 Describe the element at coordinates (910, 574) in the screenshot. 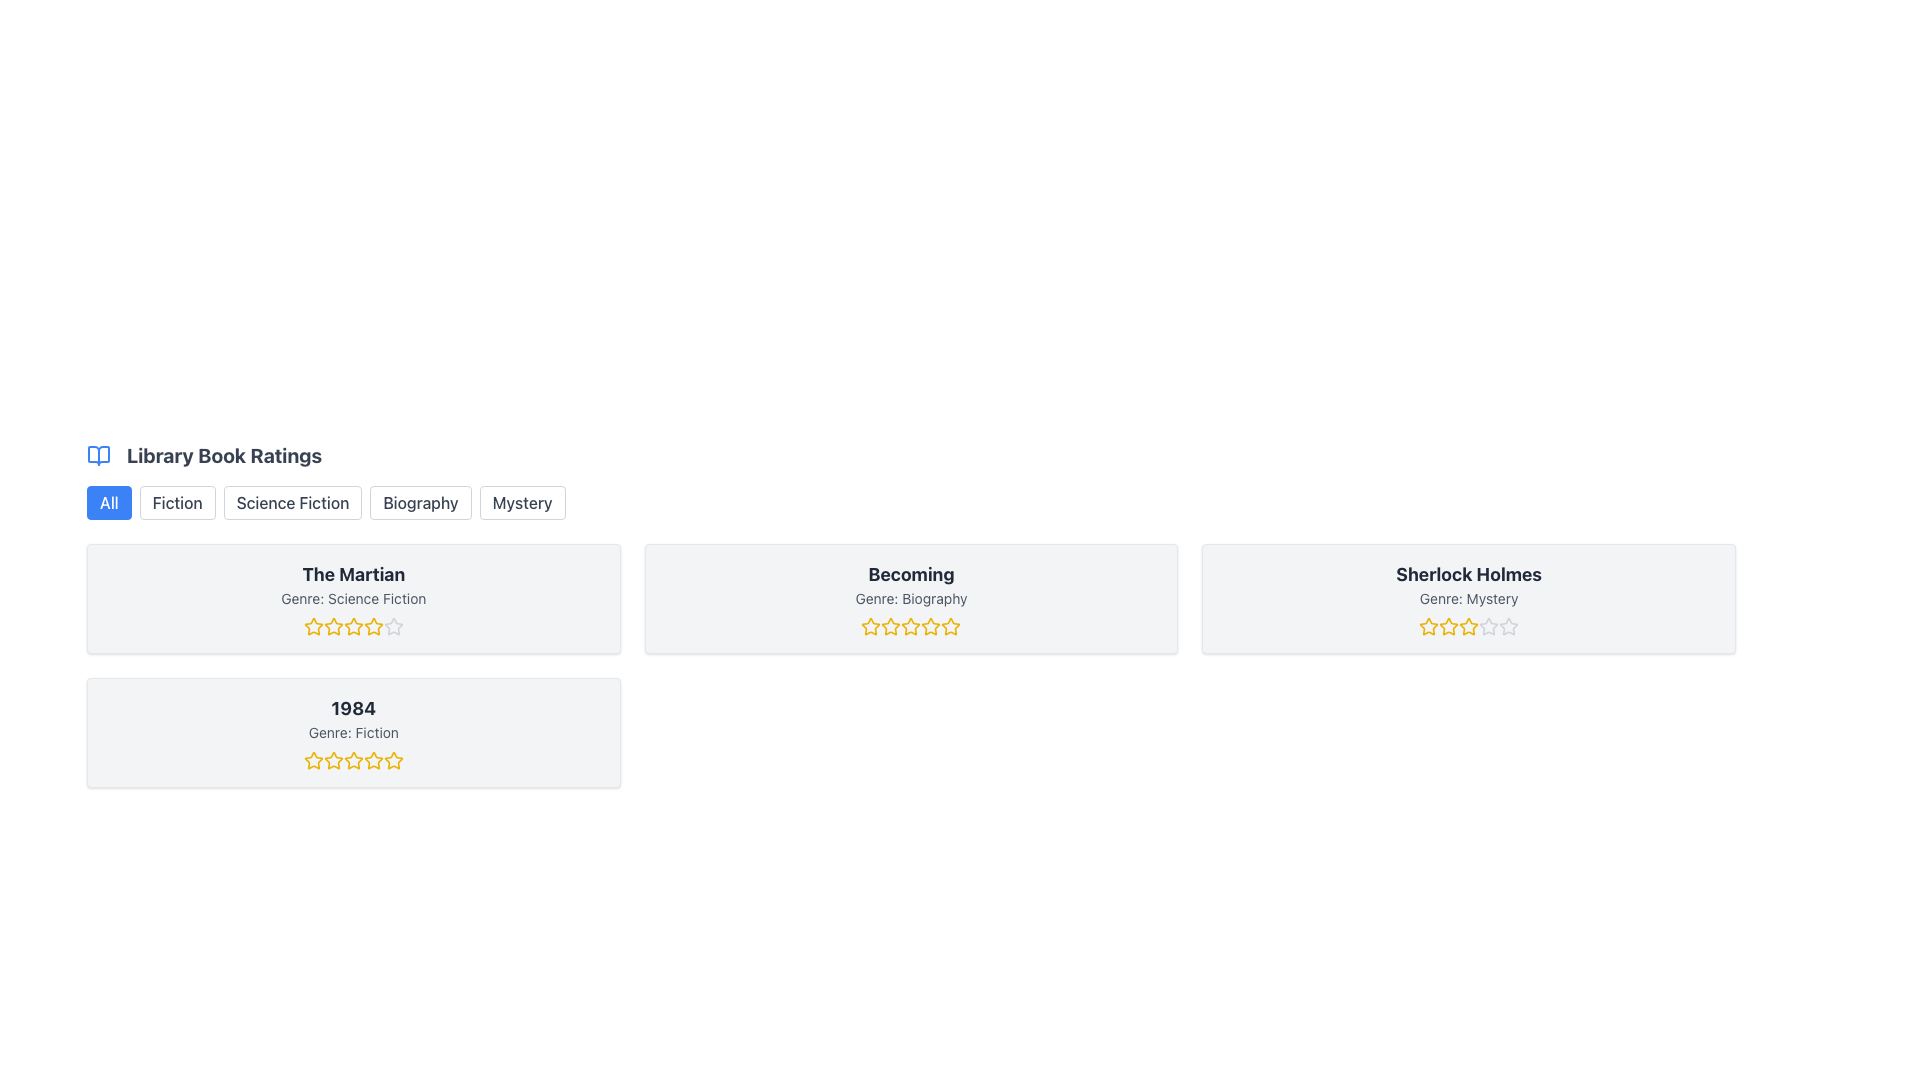

I see `the text label that reads 'Becoming', which is styled in bold dark gray and located at the top-central portion of the 'Becoming' card` at that location.